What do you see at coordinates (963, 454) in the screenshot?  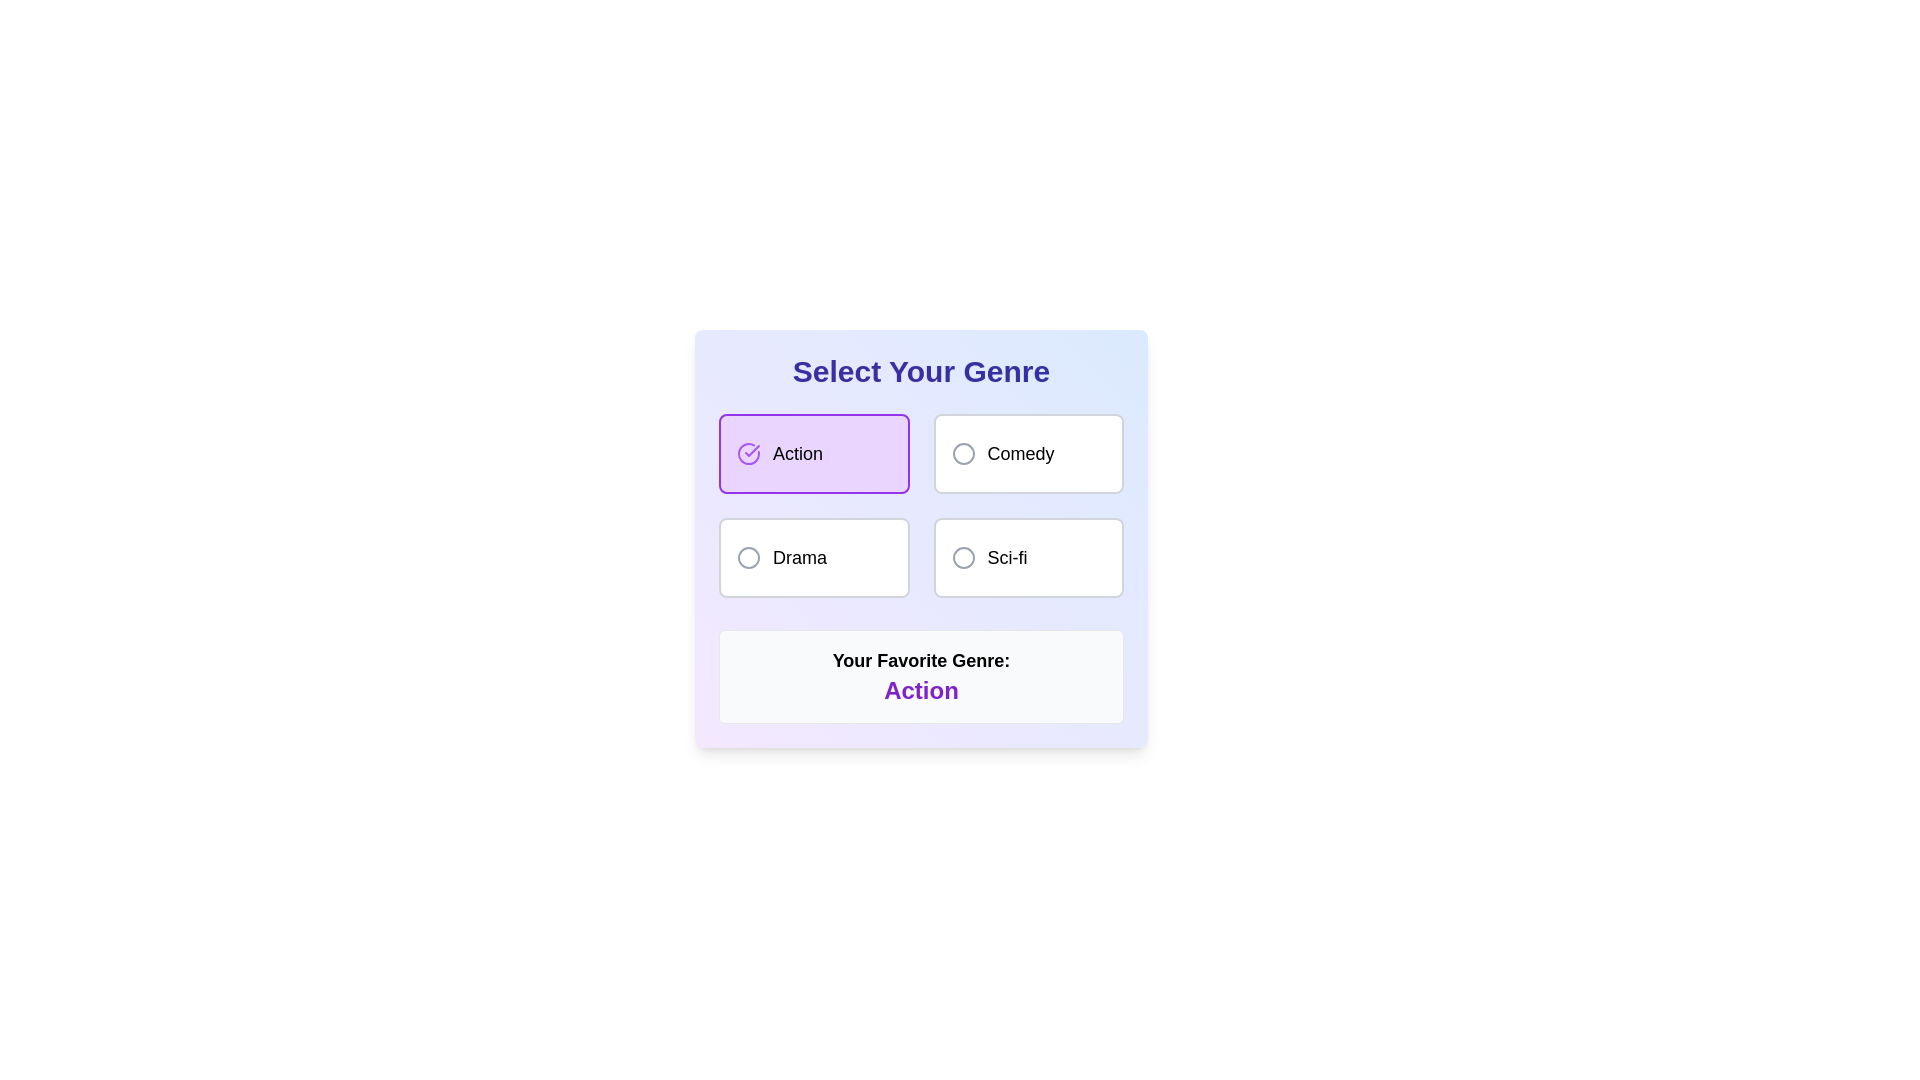 I see `the radio selection visual placeholder element for the 'Comedy' option in the genre selector` at bounding box center [963, 454].